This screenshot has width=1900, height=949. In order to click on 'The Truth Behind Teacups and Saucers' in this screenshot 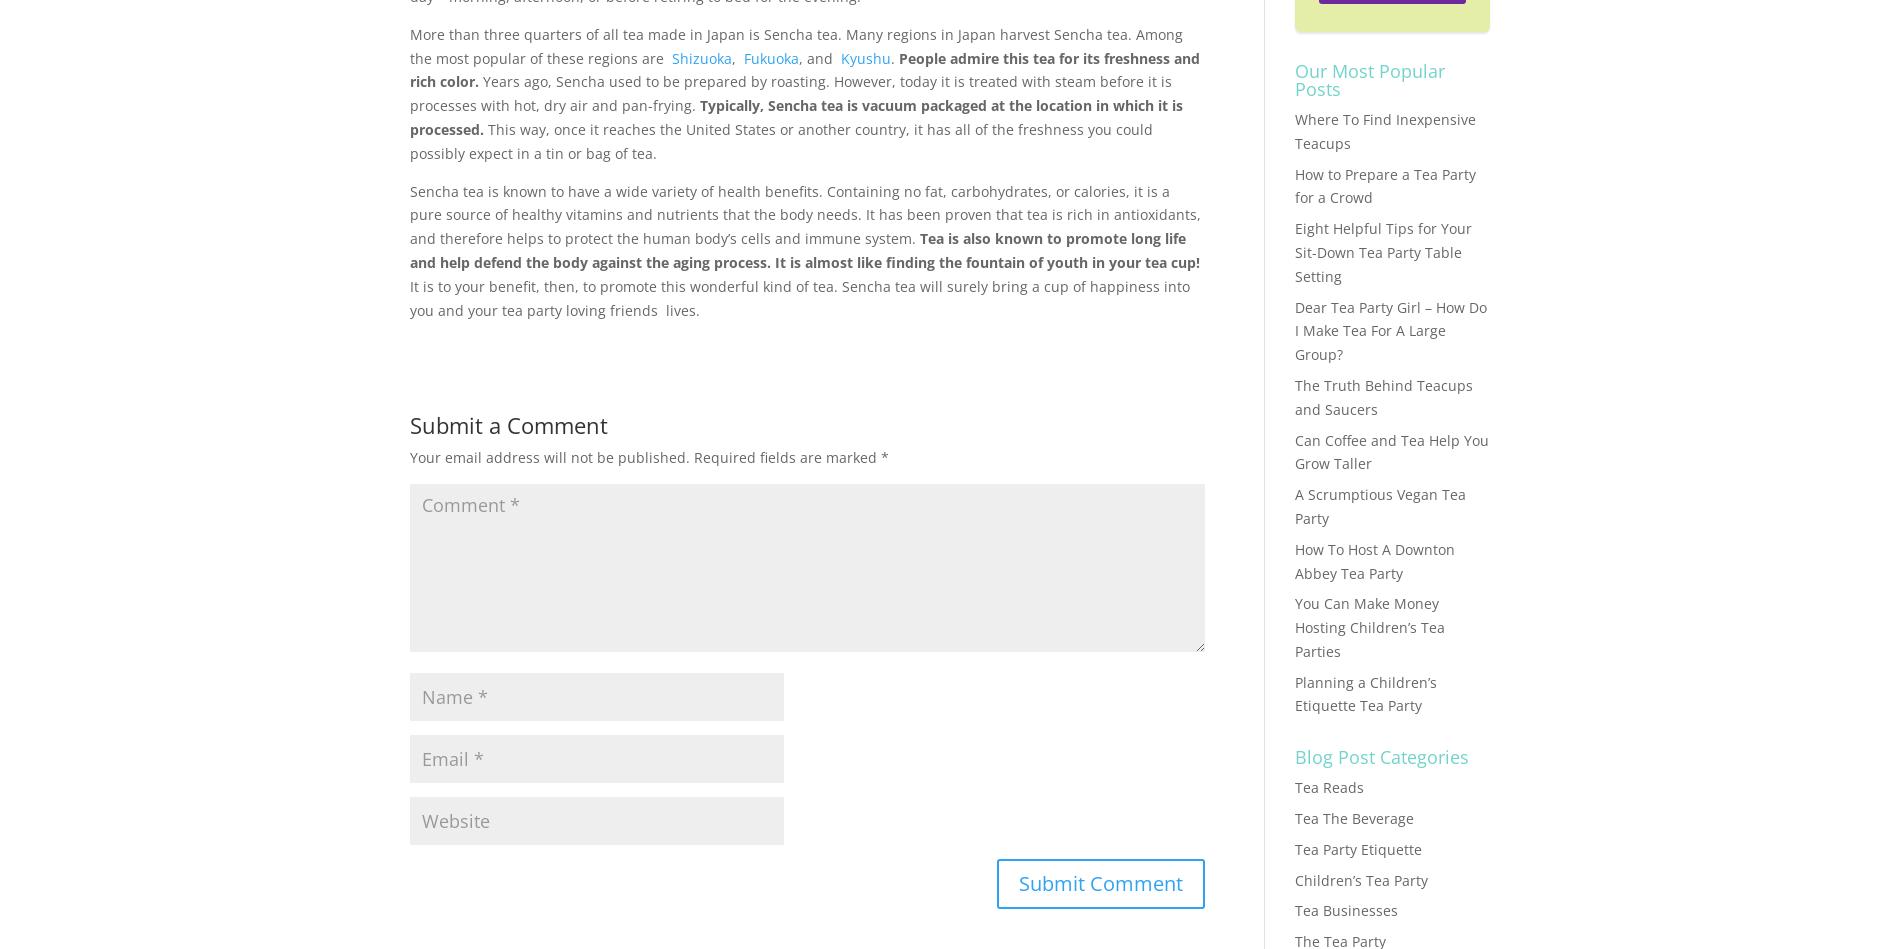, I will do `click(1382, 396)`.